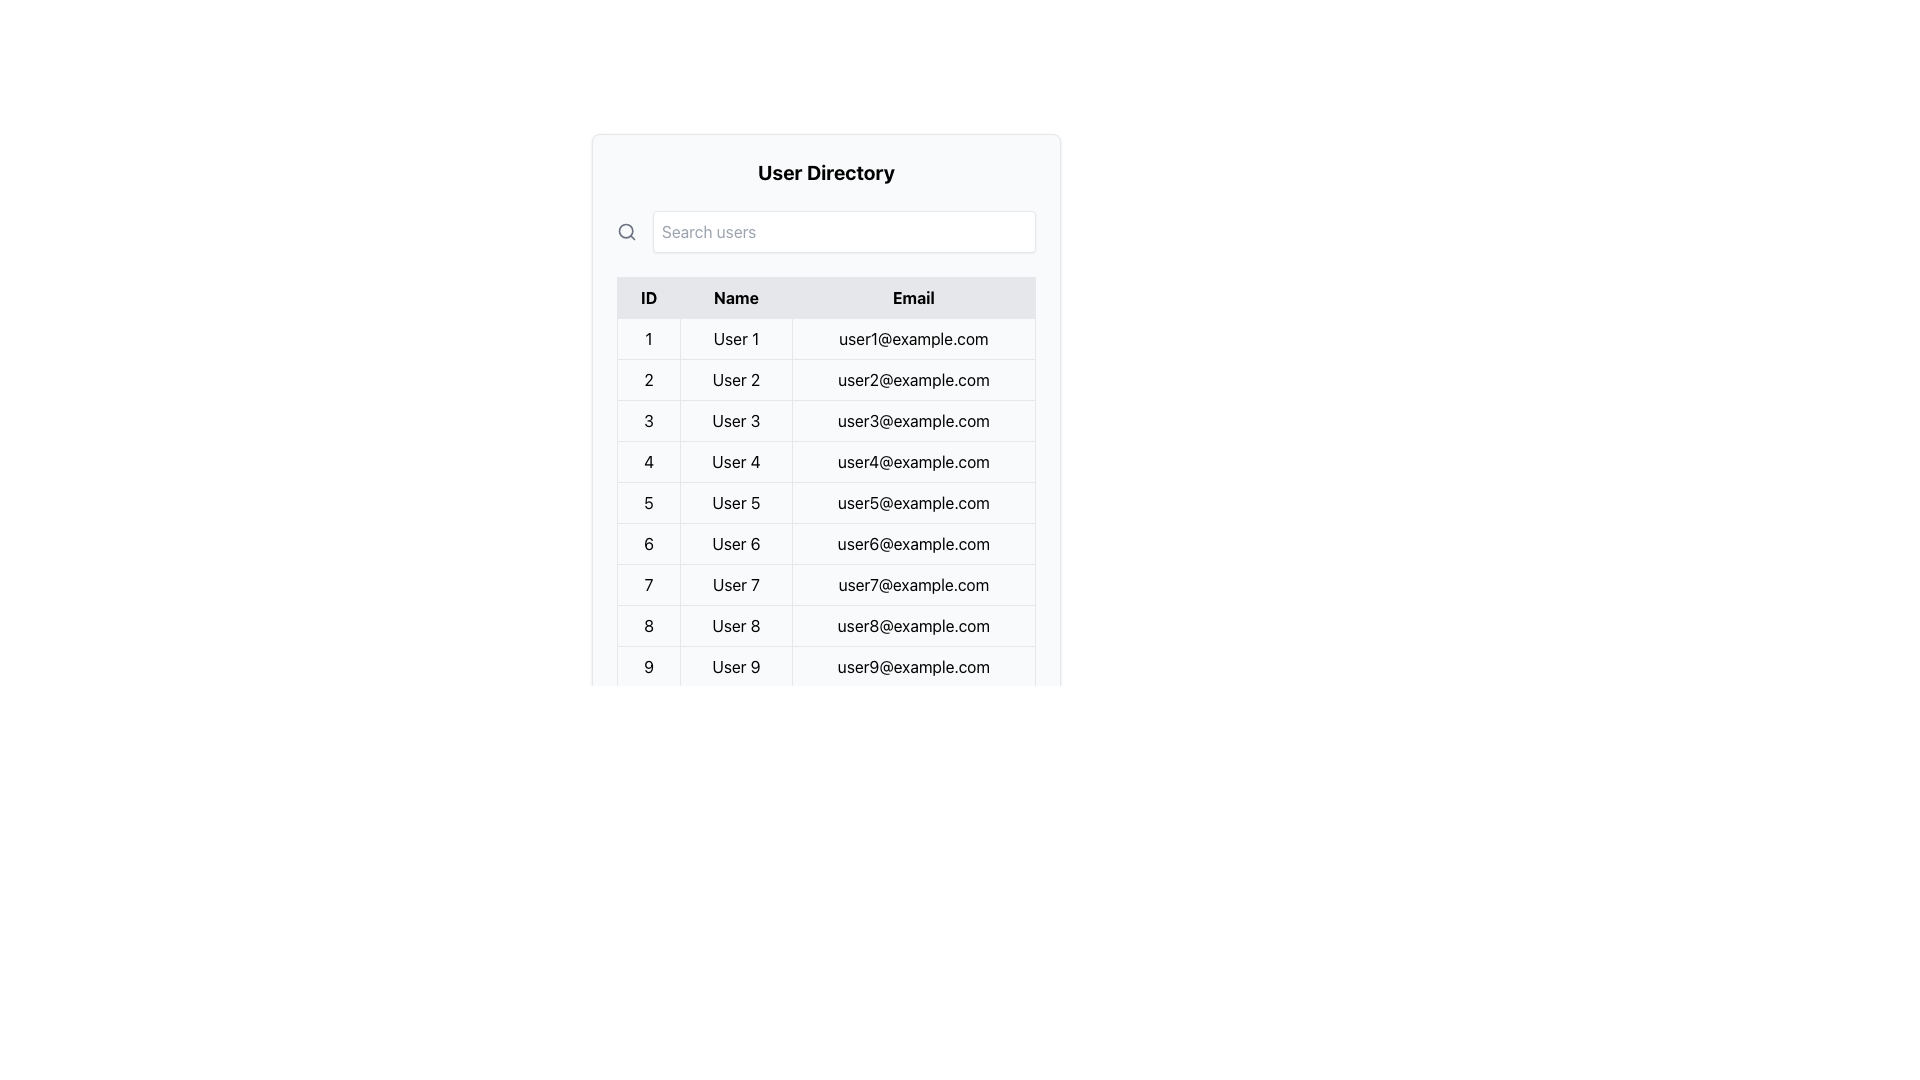  I want to click on the text label displaying 'User 5' located in the fifth row of the table under the 'Name' column, positioned between ID '5' and email 'user5@example.com', so click(735, 501).